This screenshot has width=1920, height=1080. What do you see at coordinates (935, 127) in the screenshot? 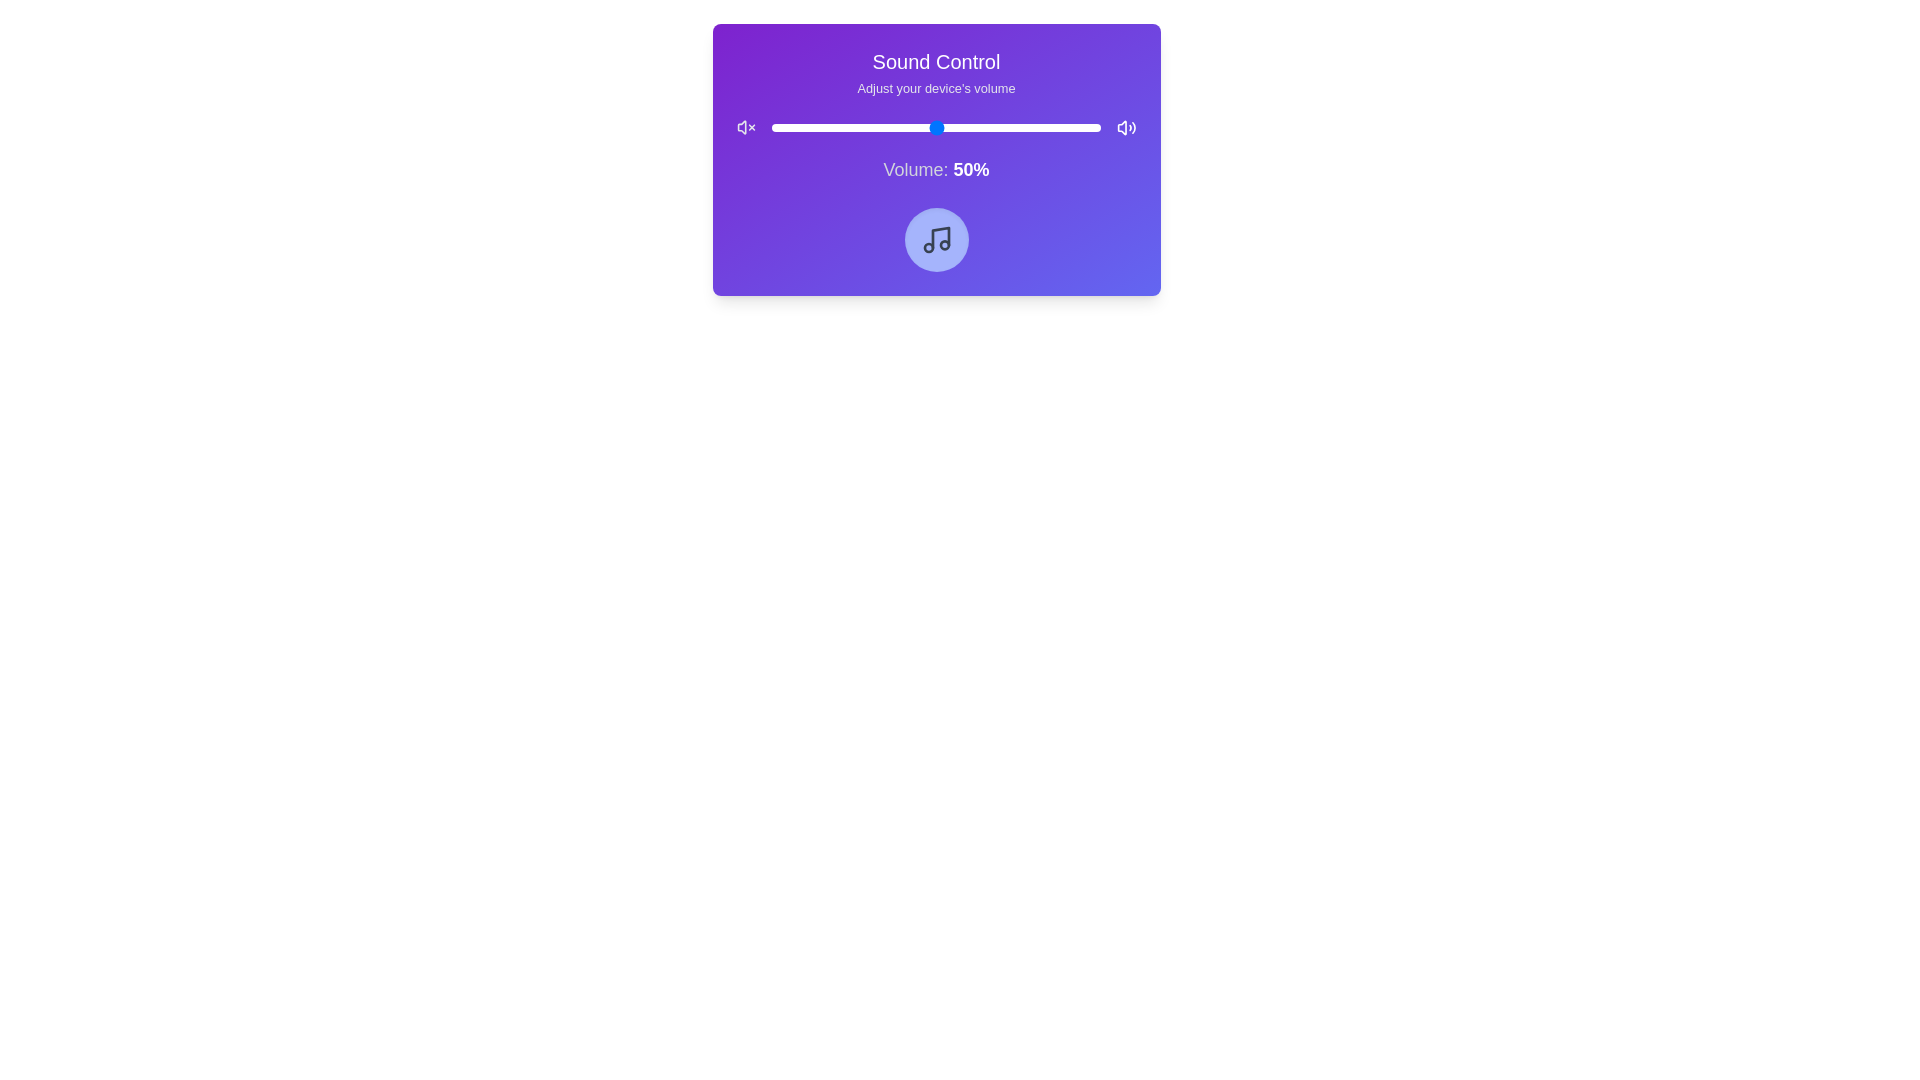
I see `the volume slider to 50%` at bounding box center [935, 127].